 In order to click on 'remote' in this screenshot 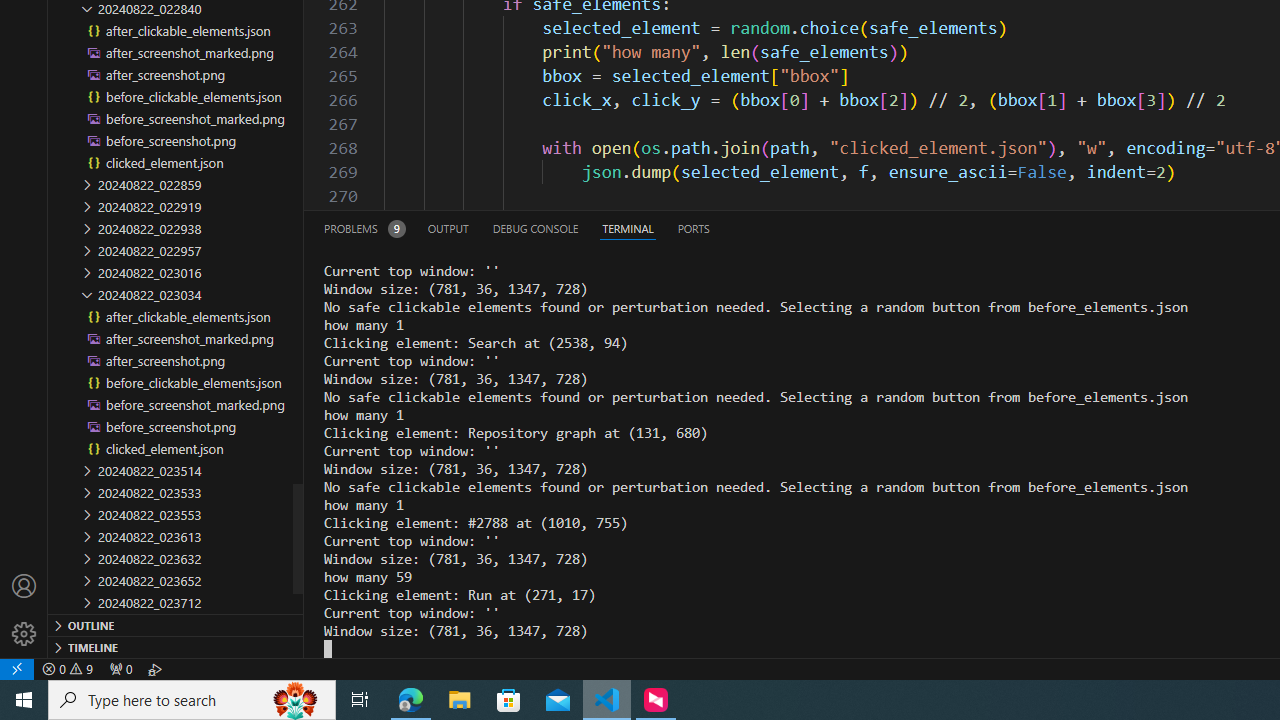, I will do `click(17, 668)`.